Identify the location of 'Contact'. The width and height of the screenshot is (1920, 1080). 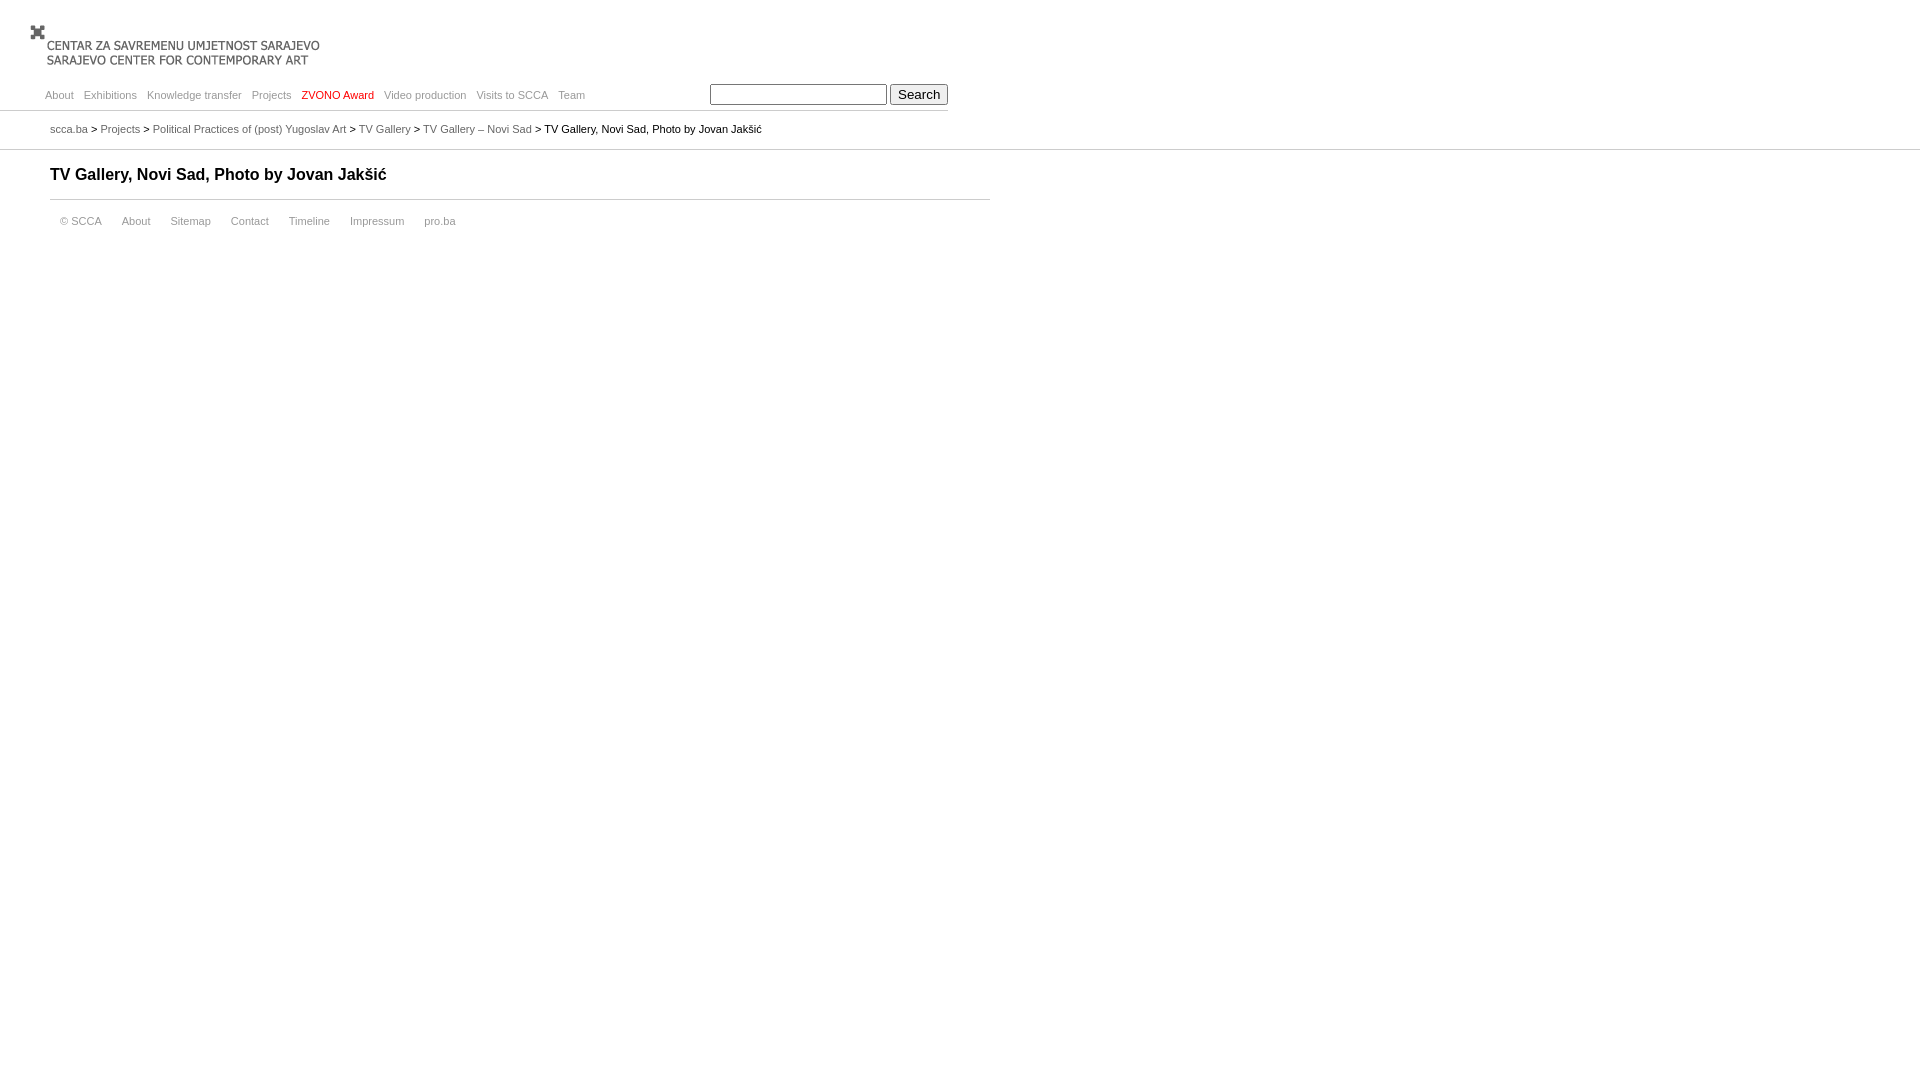
(248, 220).